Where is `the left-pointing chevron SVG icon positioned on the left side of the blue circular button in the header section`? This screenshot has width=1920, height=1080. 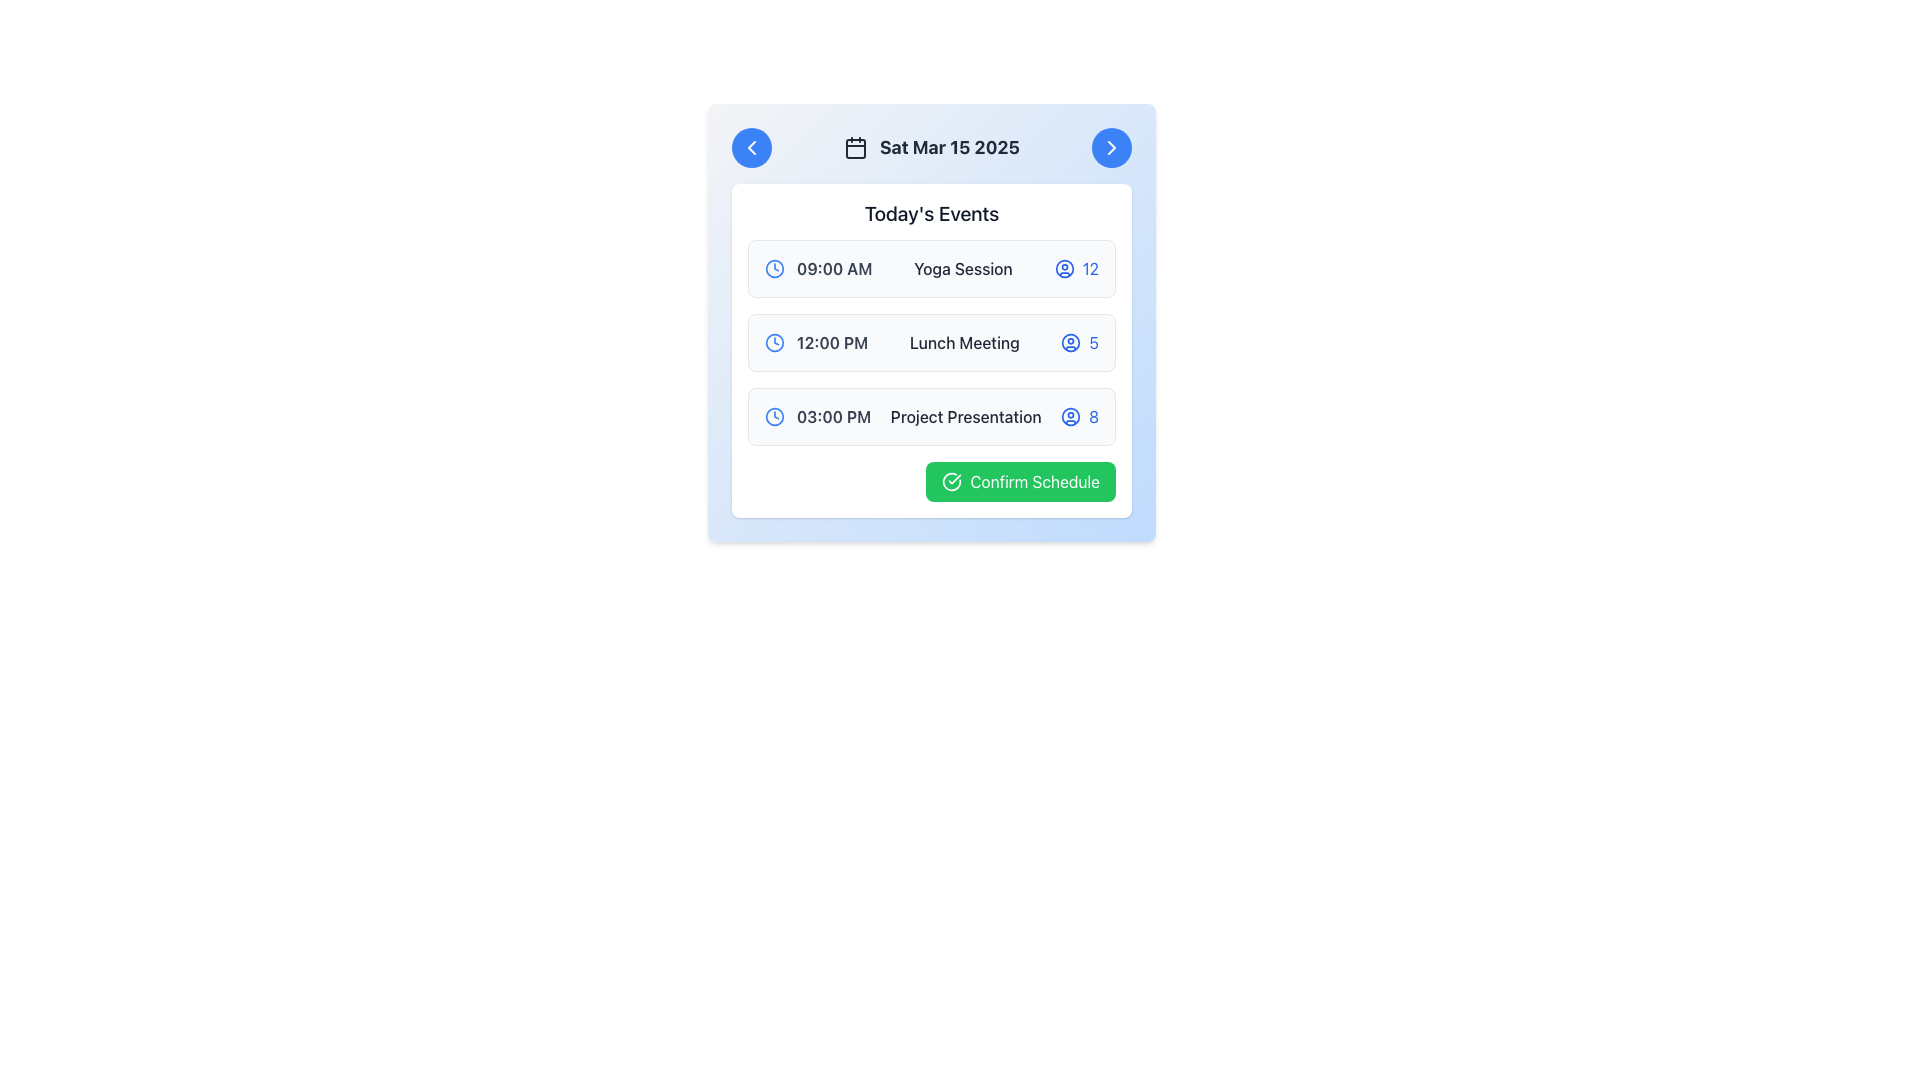 the left-pointing chevron SVG icon positioned on the left side of the blue circular button in the header section is located at coordinates (751, 146).